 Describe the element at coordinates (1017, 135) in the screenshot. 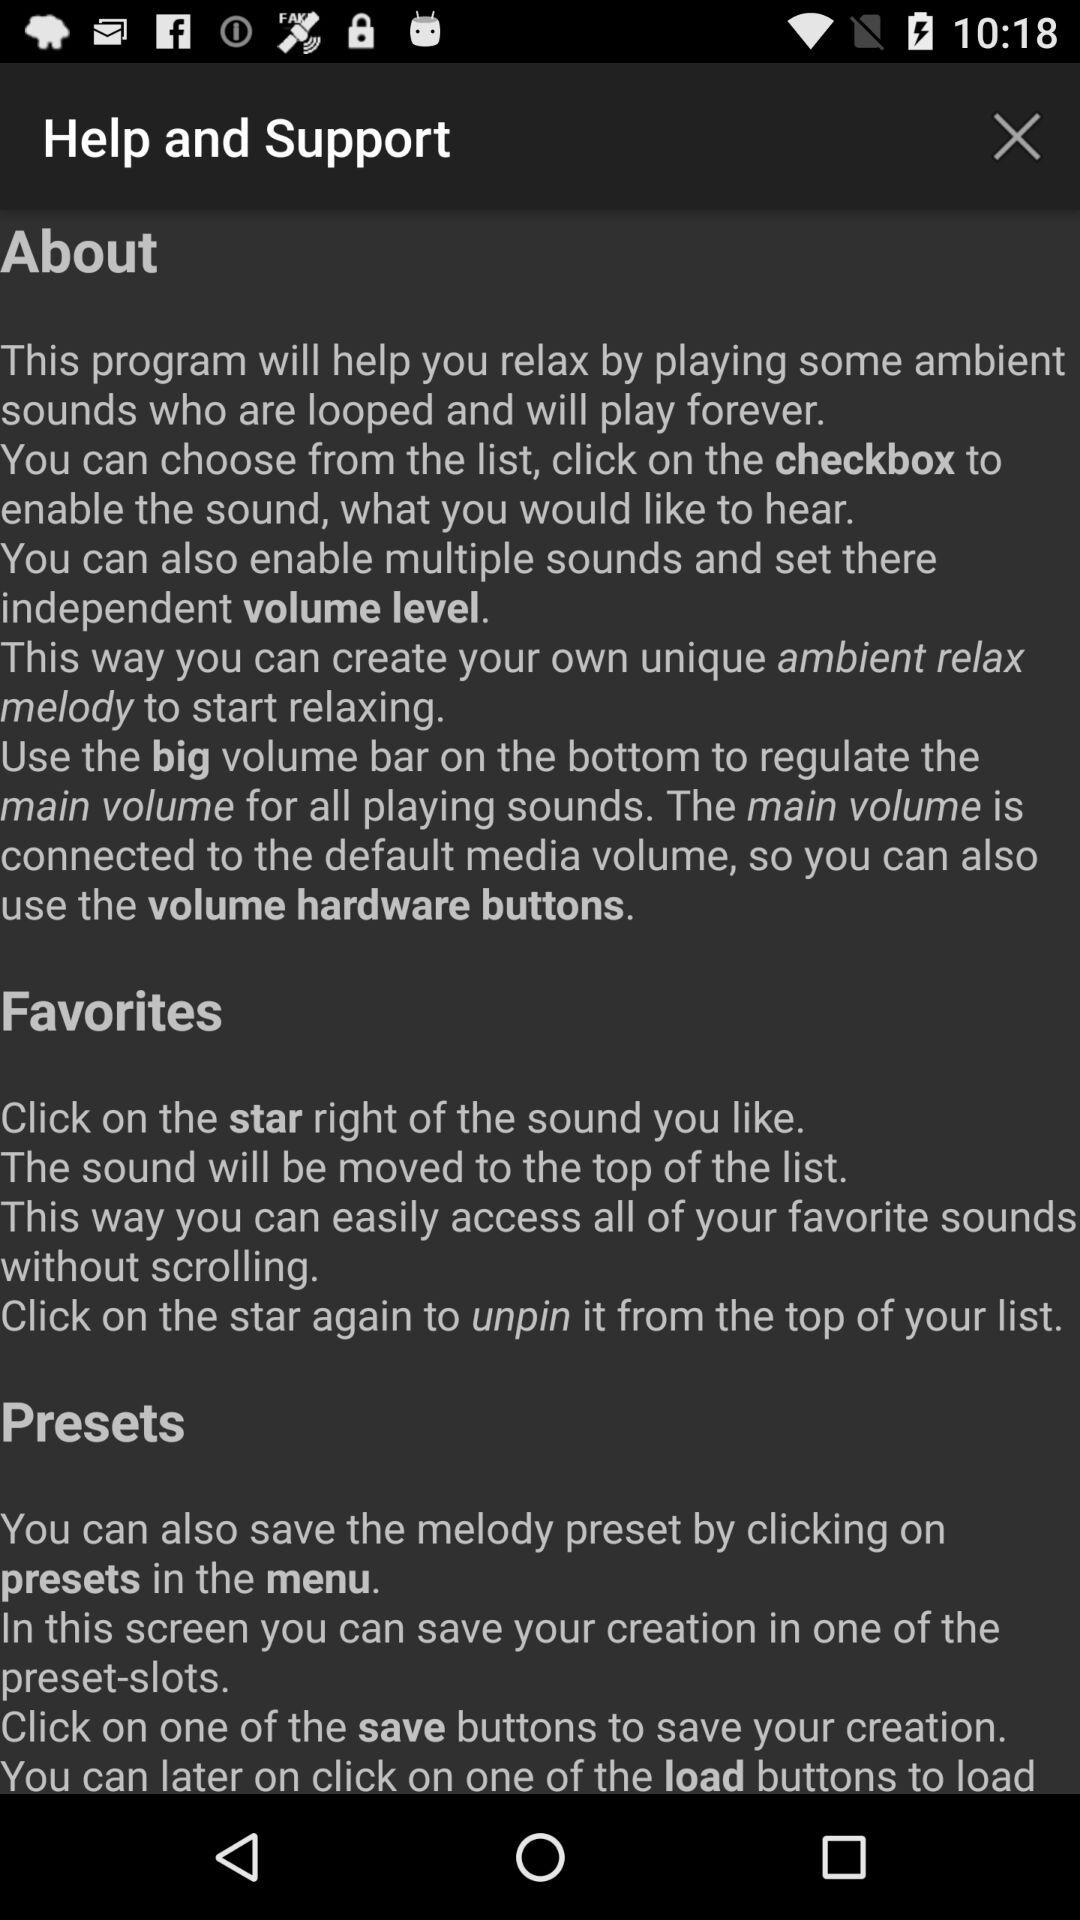

I see `item at the top right corner` at that location.